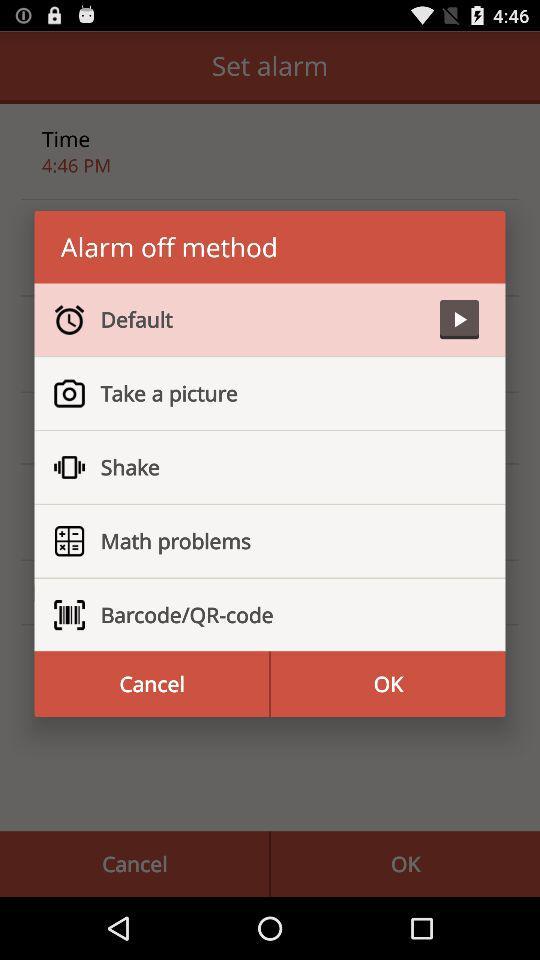 This screenshot has height=960, width=540. What do you see at coordinates (280, 392) in the screenshot?
I see `item above the shake icon` at bounding box center [280, 392].